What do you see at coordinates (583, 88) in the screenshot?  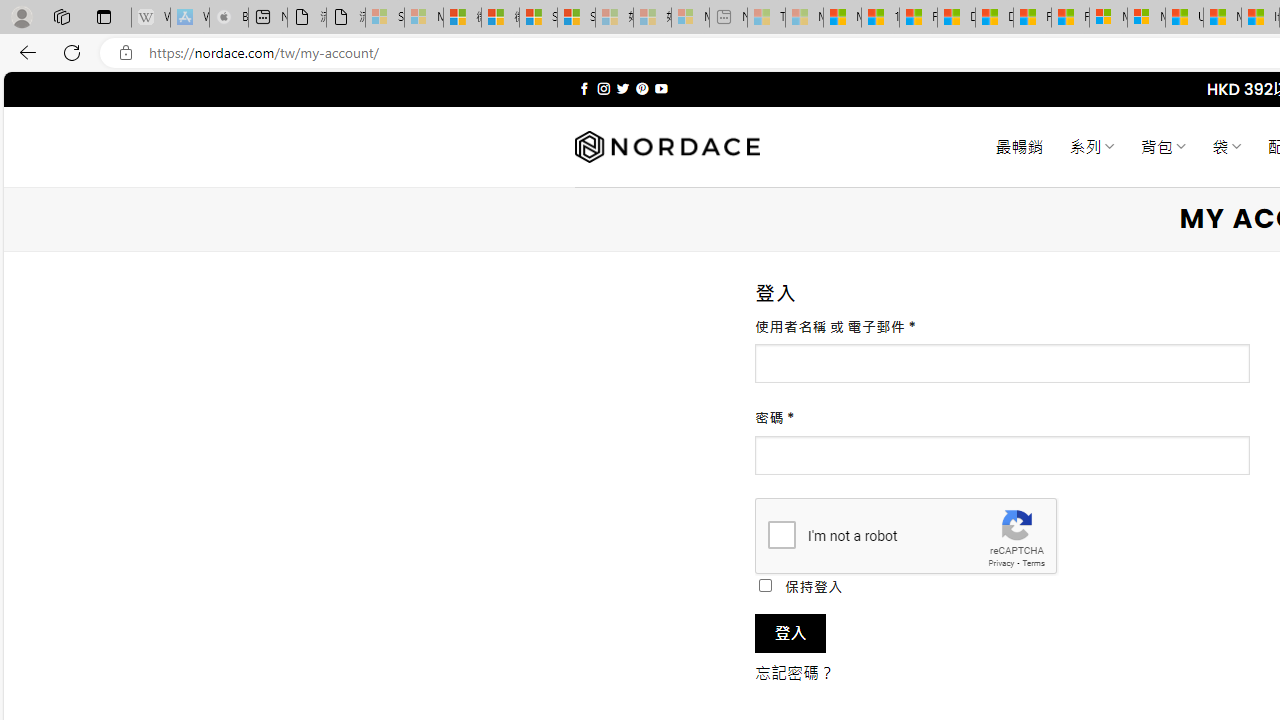 I see `'Follow on Facebook'` at bounding box center [583, 88].